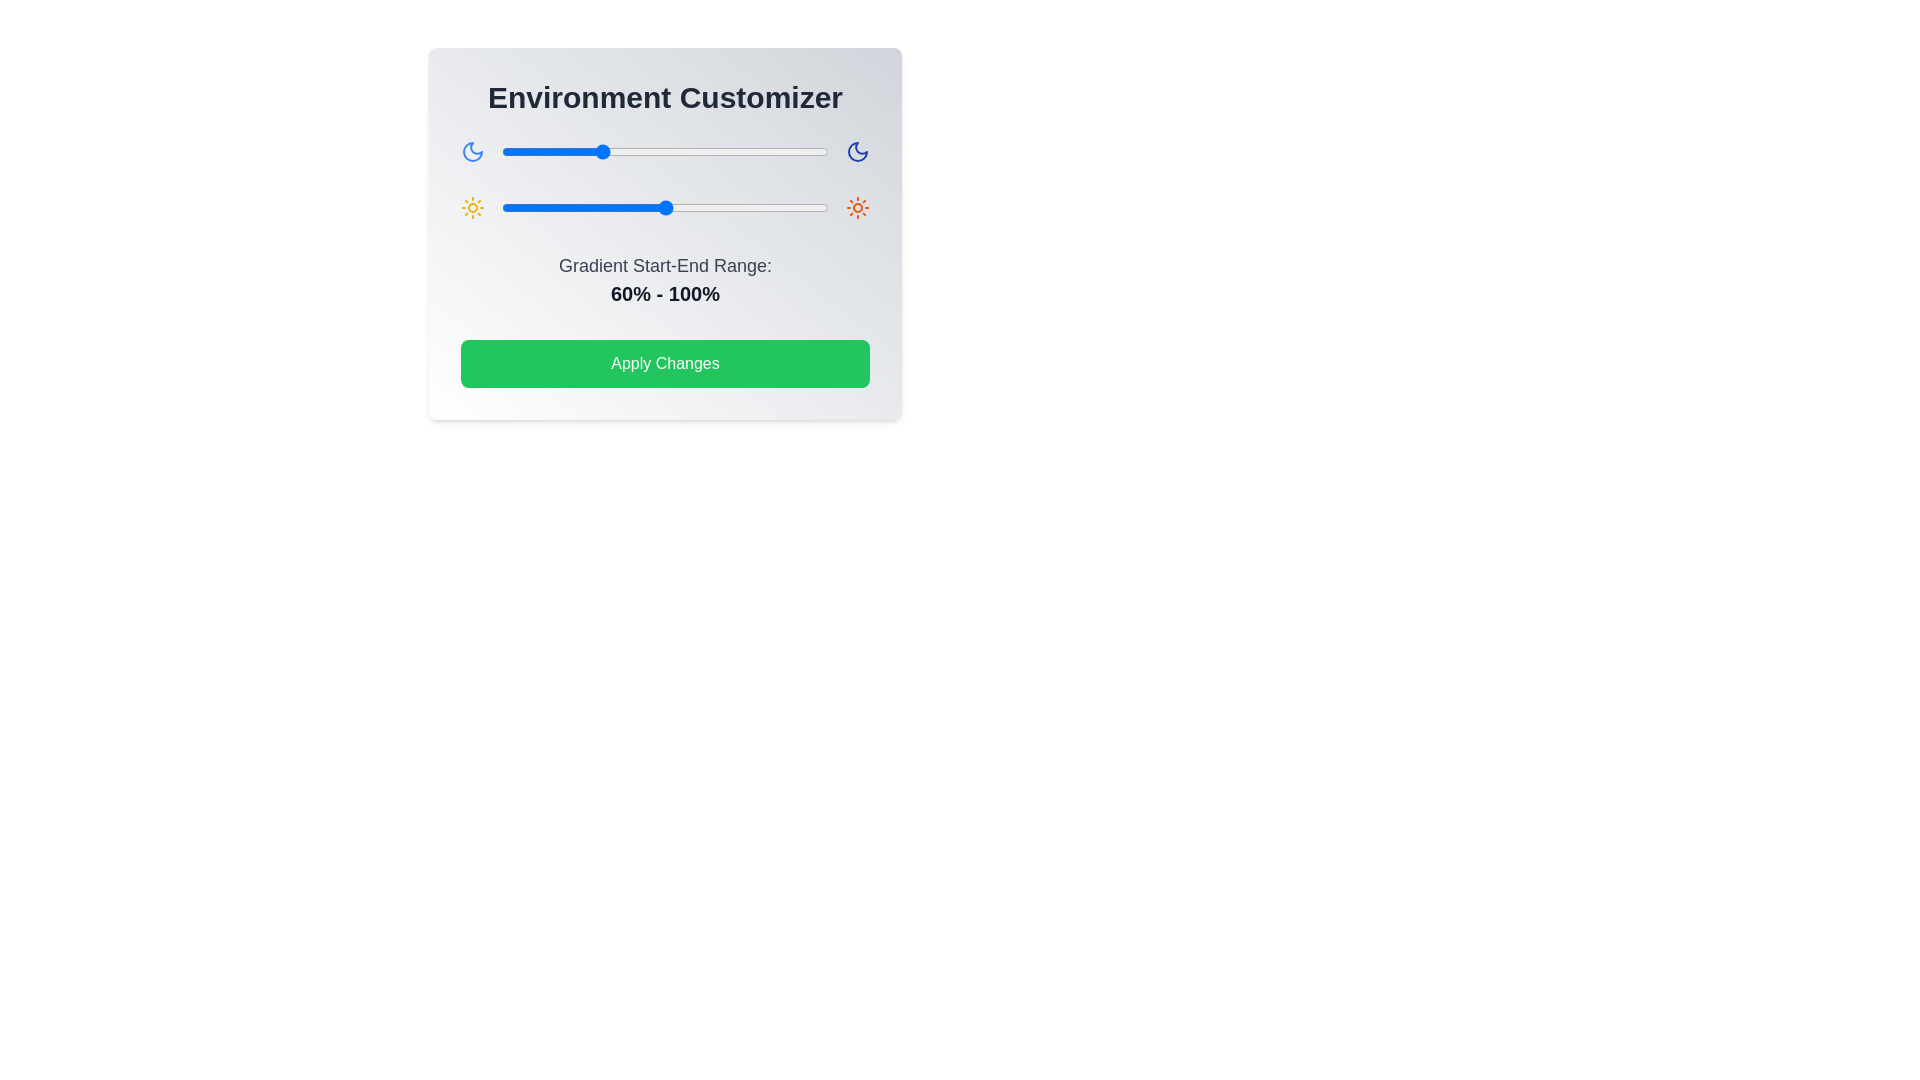  Describe the element at coordinates (774, 150) in the screenshot. I see `the gradient slider 0 to 167` at that location.